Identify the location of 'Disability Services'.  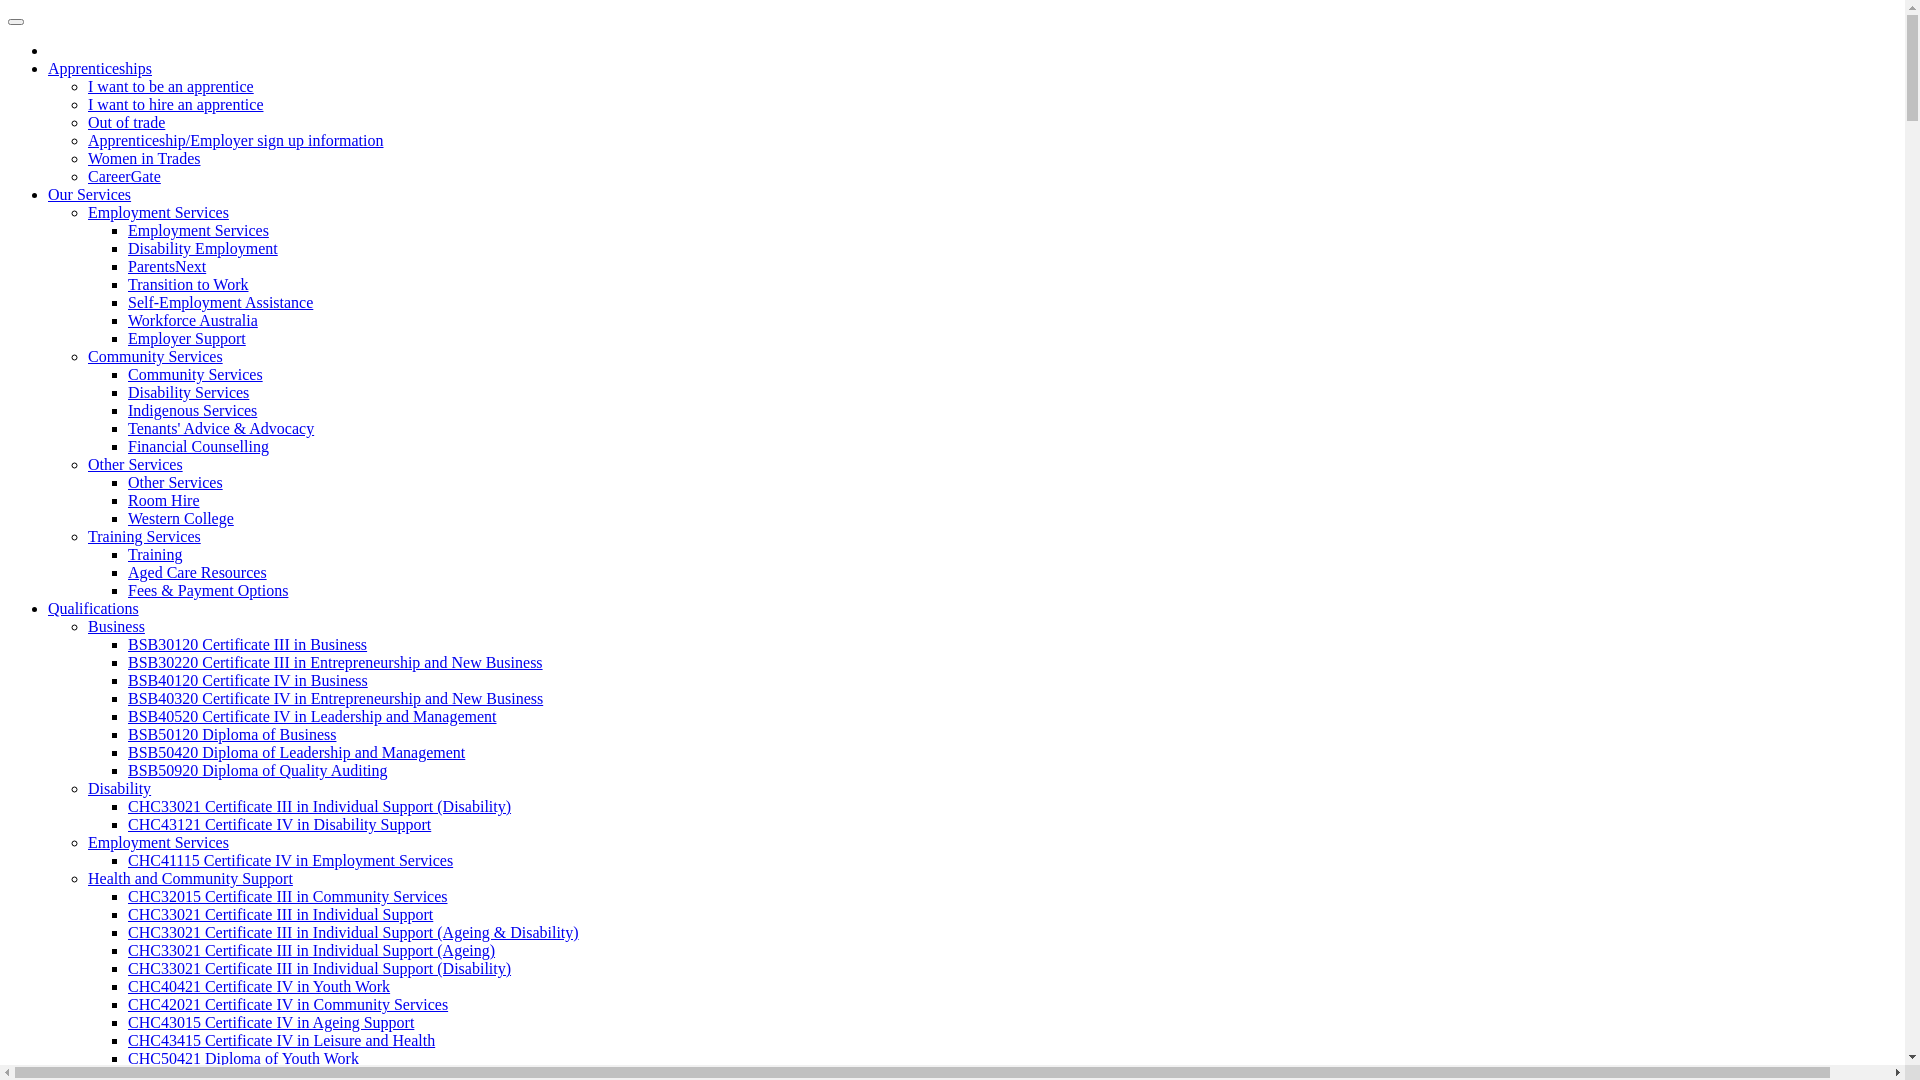
(188, 392).